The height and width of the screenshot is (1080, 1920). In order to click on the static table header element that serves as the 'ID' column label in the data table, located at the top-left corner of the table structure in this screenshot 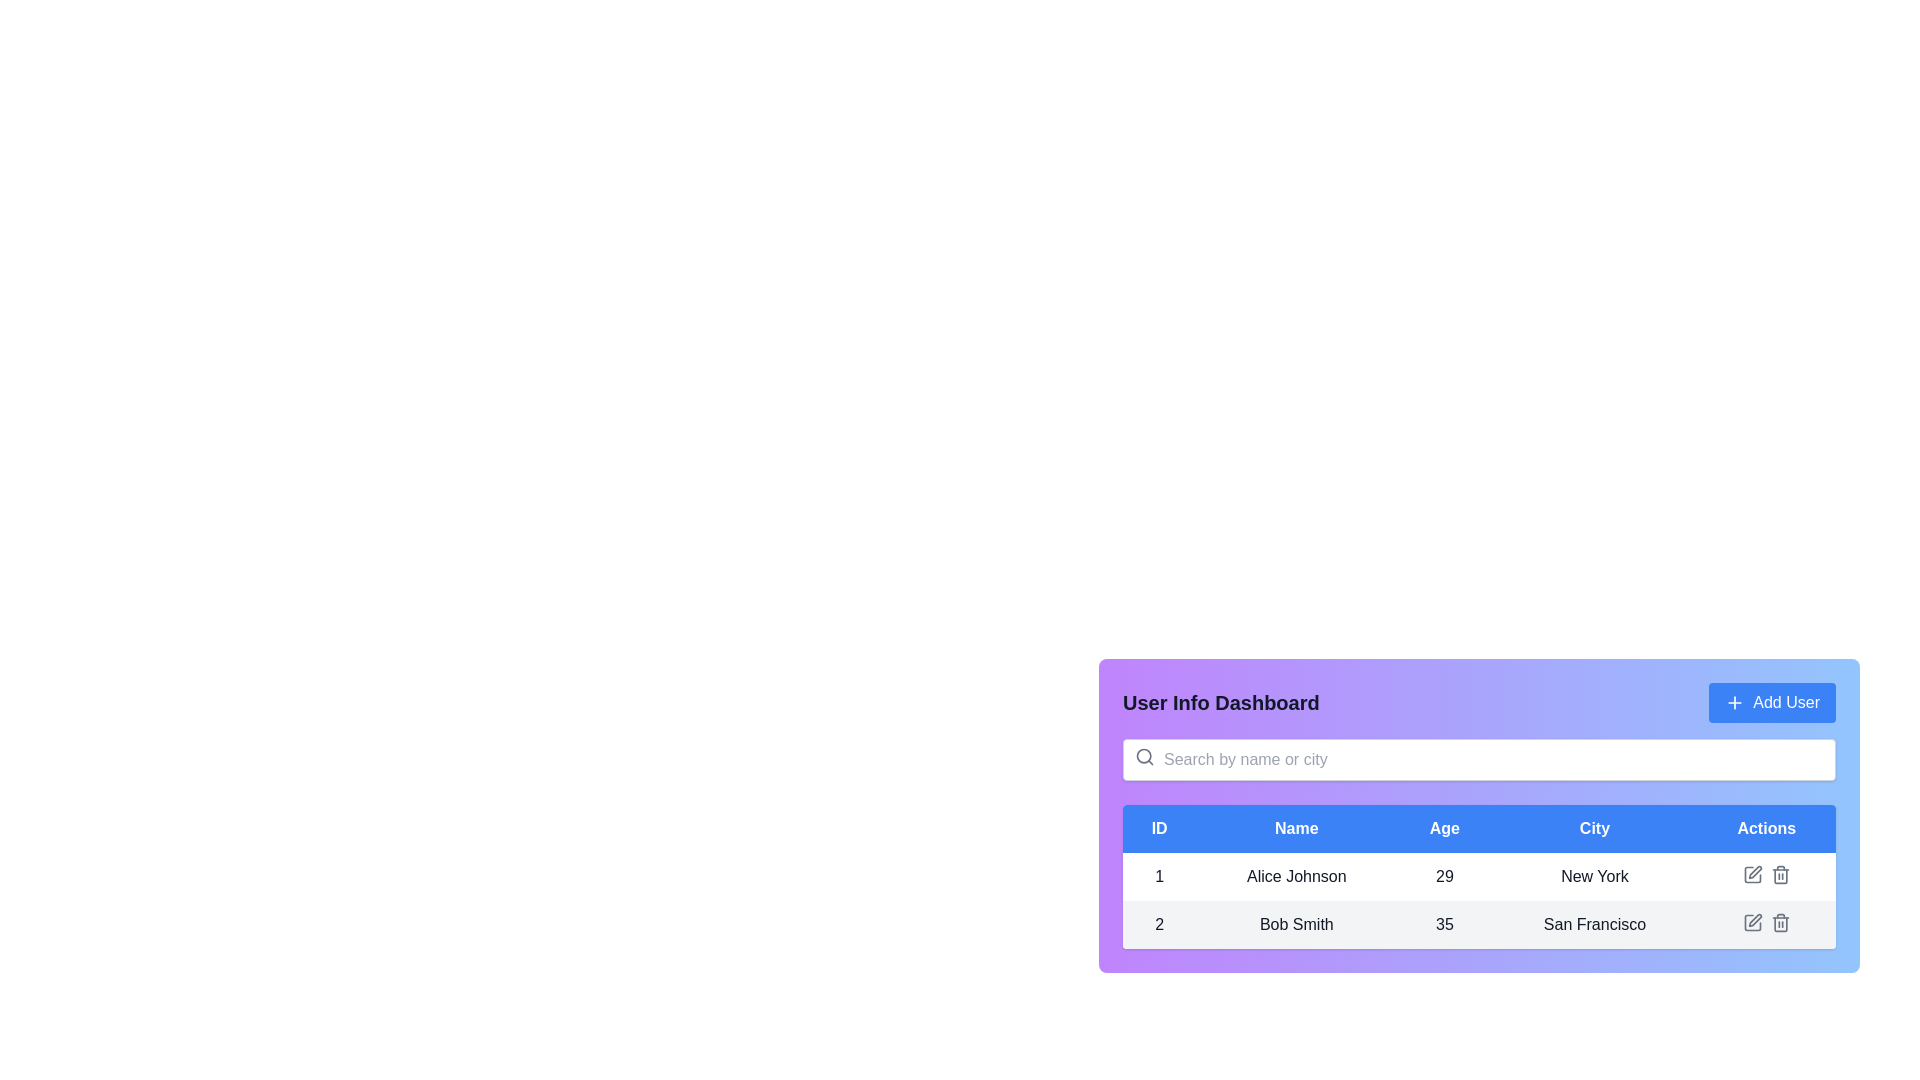, I will do `click(1159, 829)`.